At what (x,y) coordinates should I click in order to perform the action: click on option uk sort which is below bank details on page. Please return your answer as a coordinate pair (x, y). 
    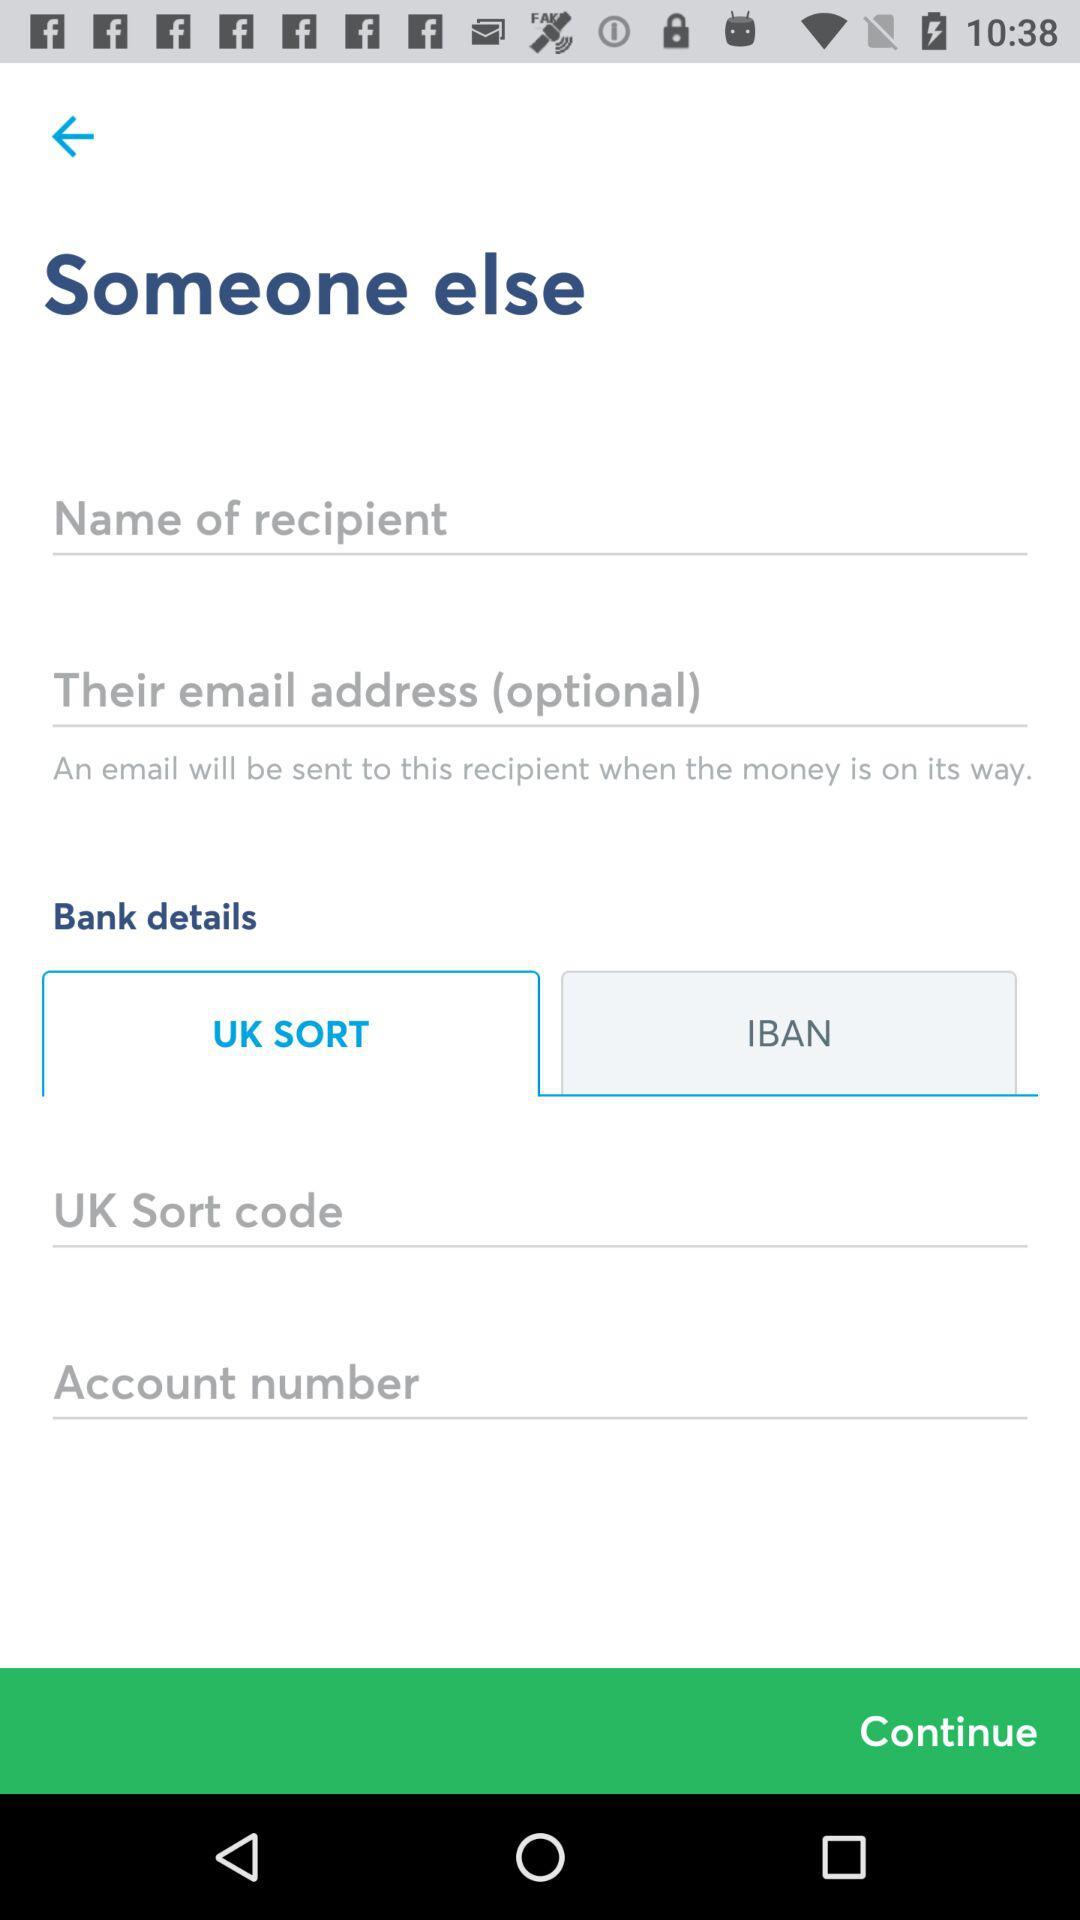
    Looking at the image, I should click on (290, 1033).